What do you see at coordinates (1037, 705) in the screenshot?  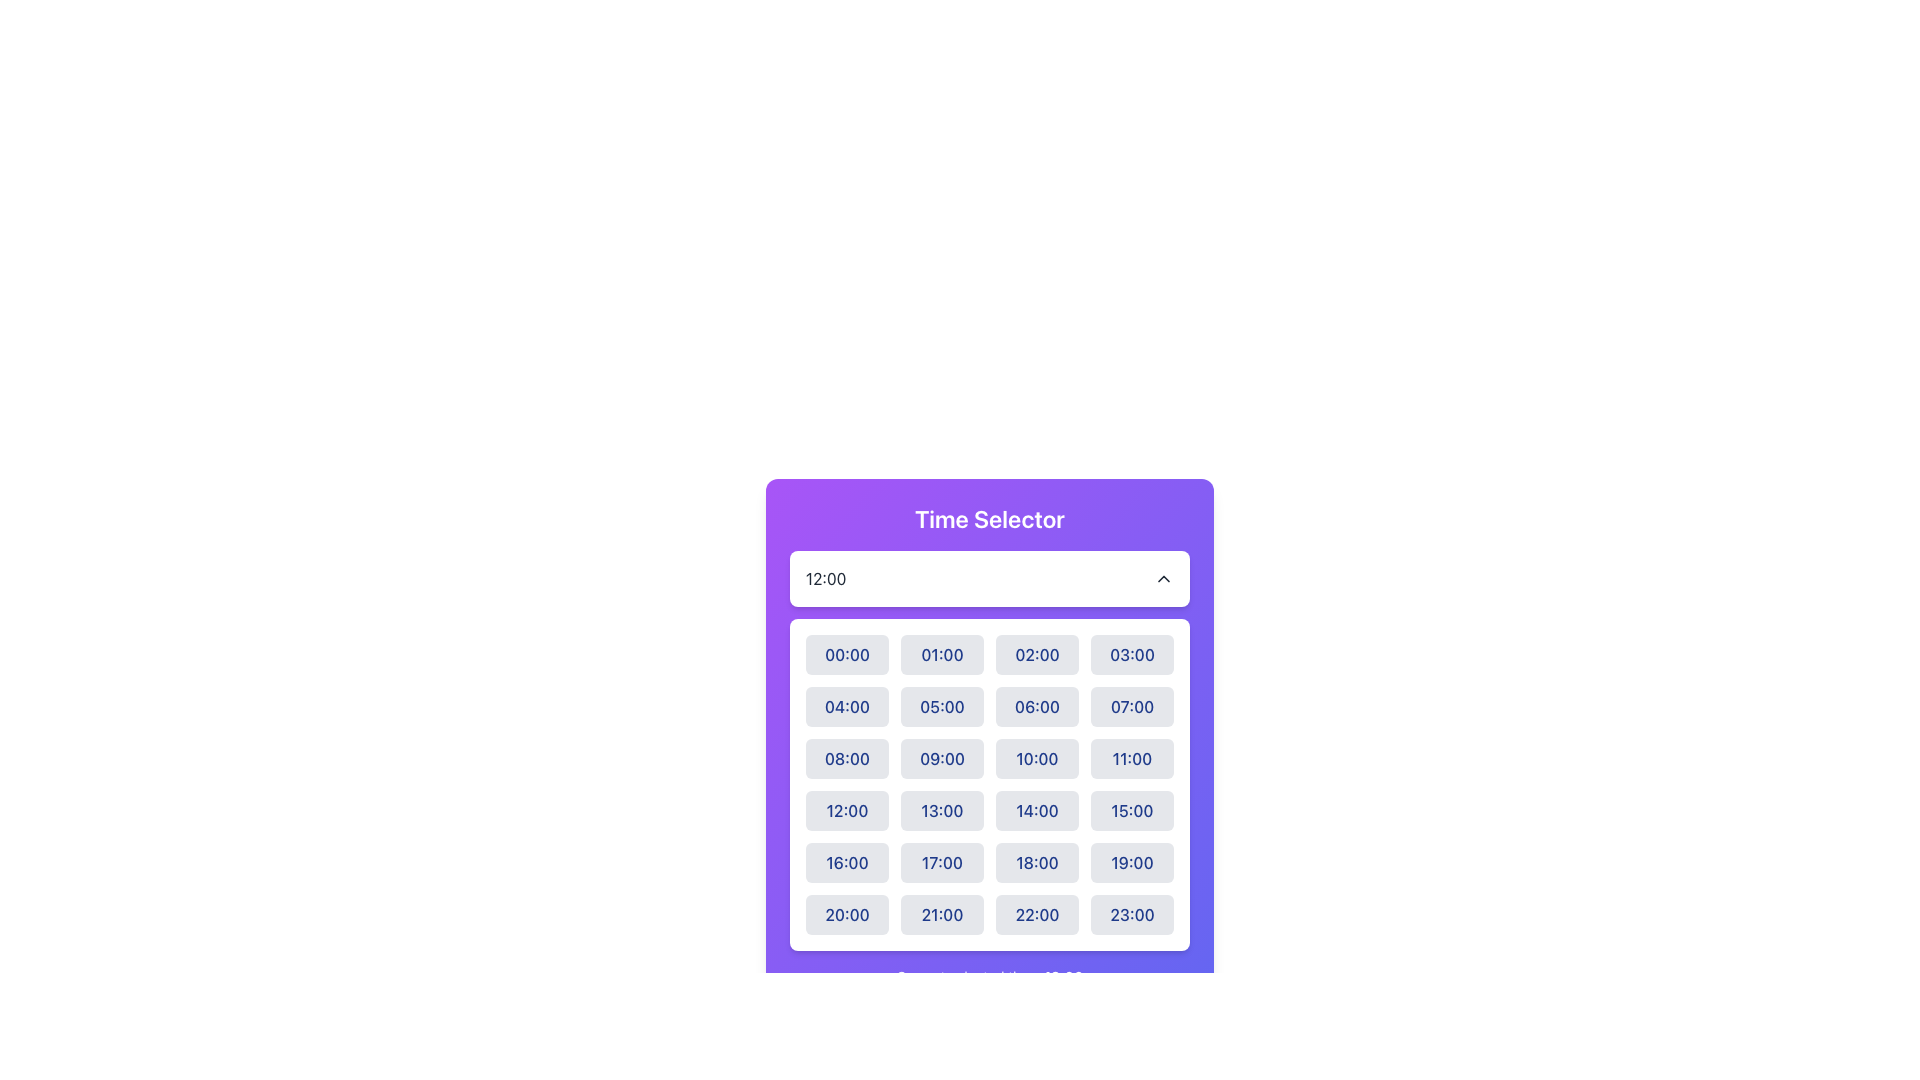 I see `the rectangular button labeled '06:00' with a light gray background and dark blue bold font` at bounding box center [1037, 705].